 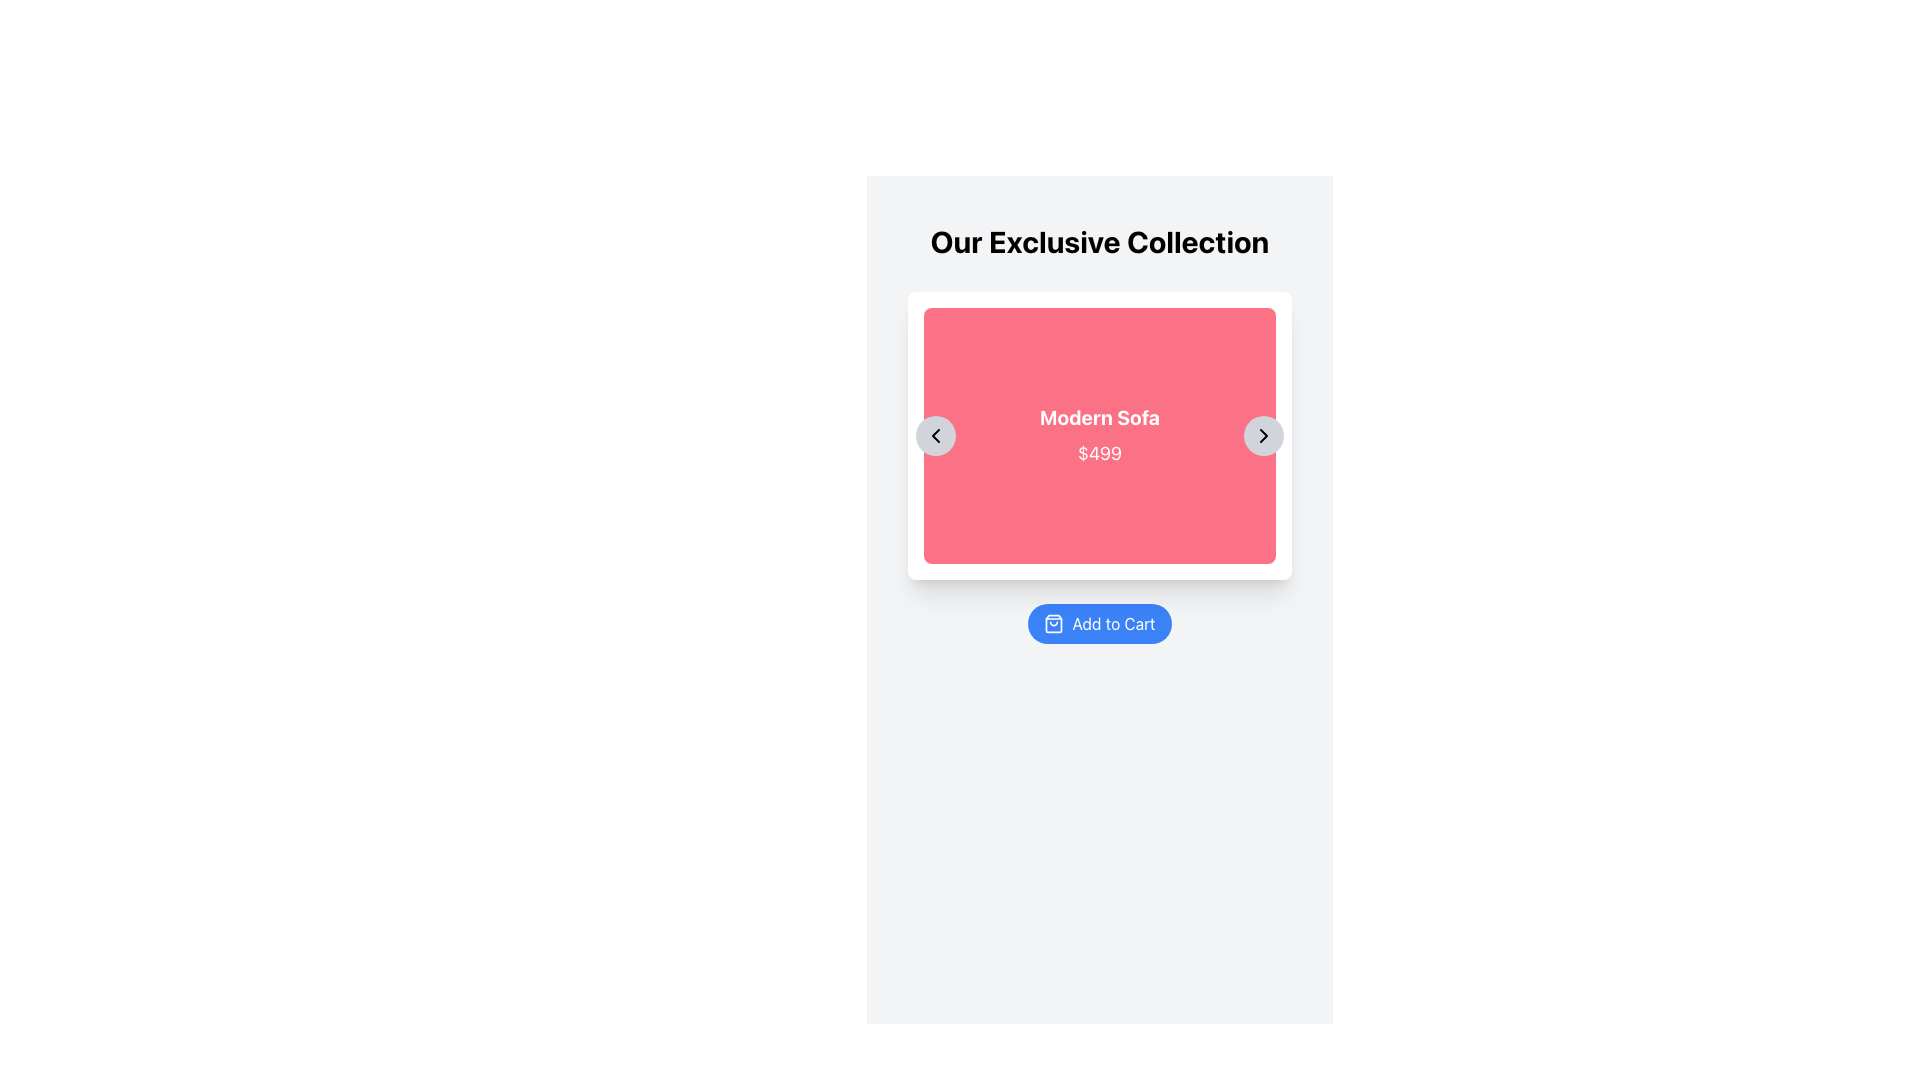 What do you see at coordinates (1053, 623) in the screenshot?
I see `the supportive icon located to the left of the 'Add to Cart' label within the button at the bottom of the interface` at bounding box center [1053, 623].